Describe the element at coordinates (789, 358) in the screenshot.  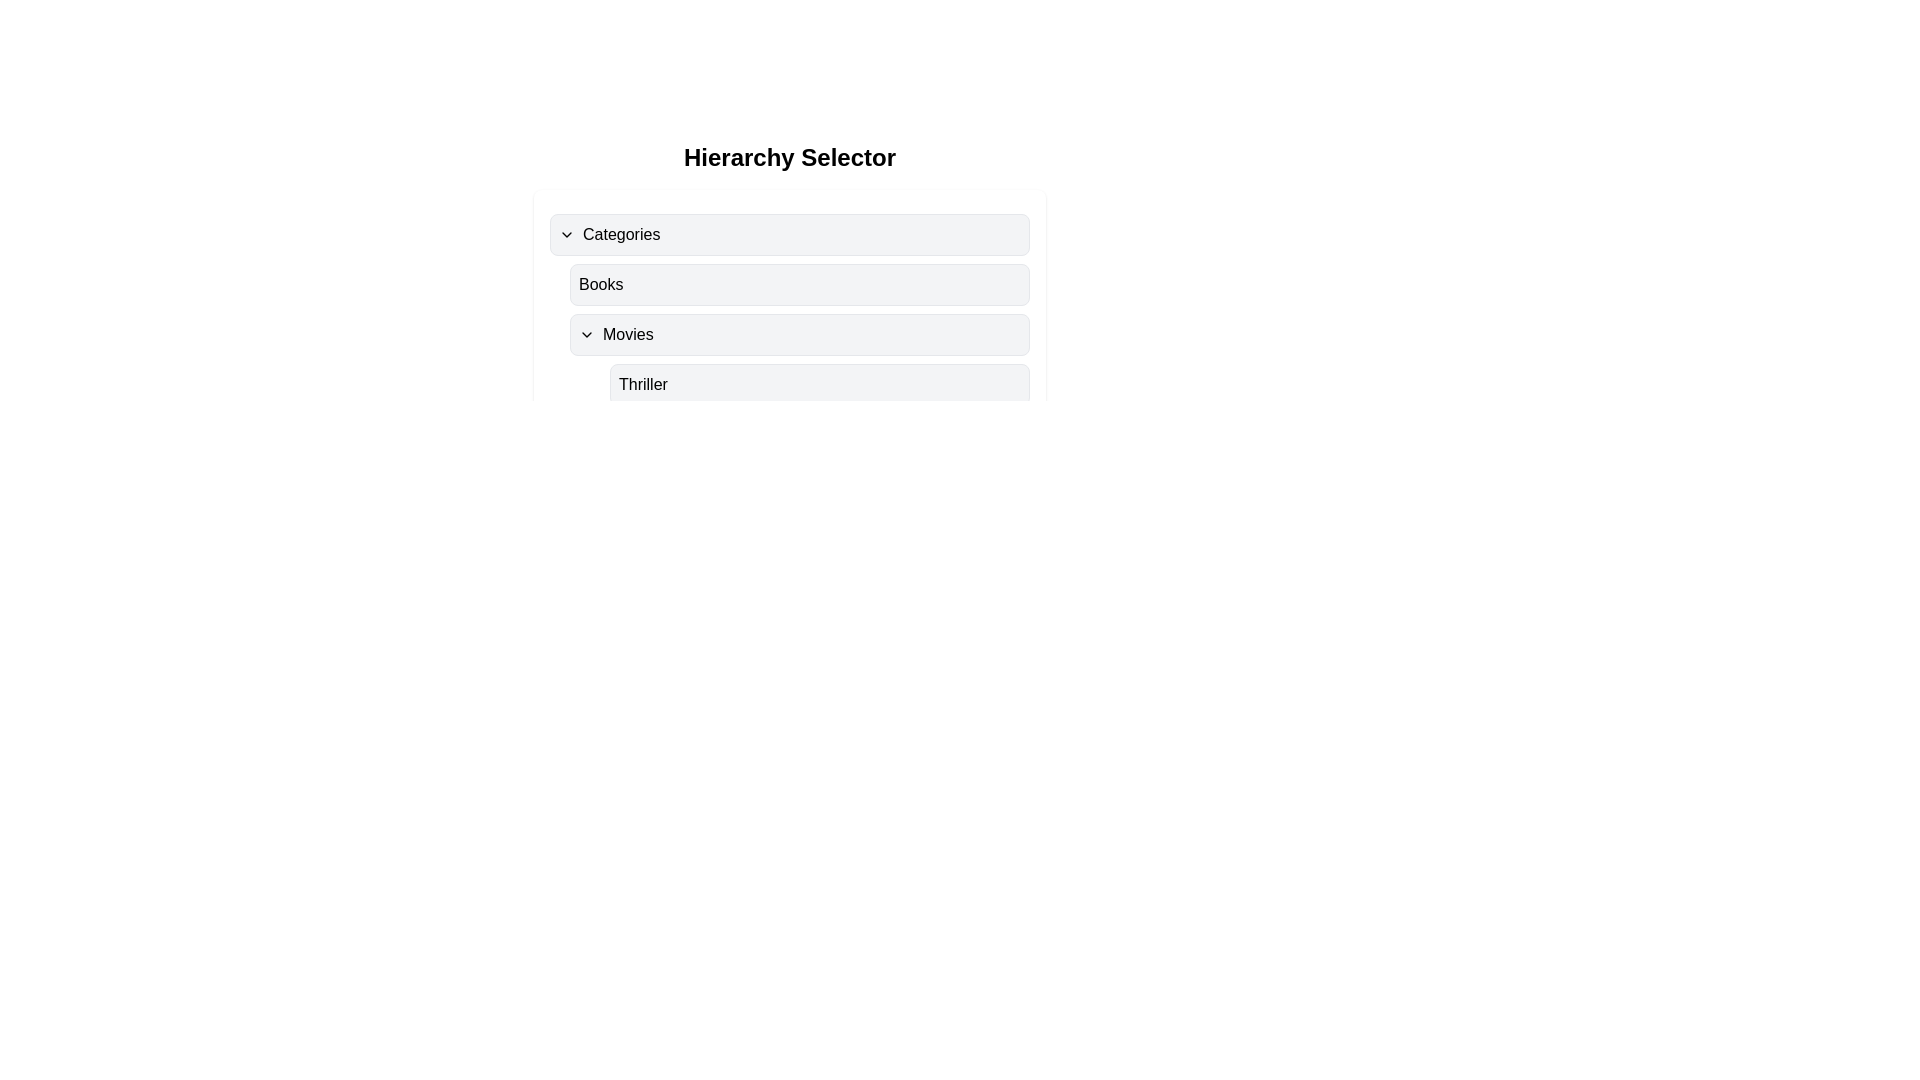
I see `the 'Movies' hierarchical navigation item, which includes the text 'Movies' and 'Thriller' with a dropdown arrow icon` at that location.